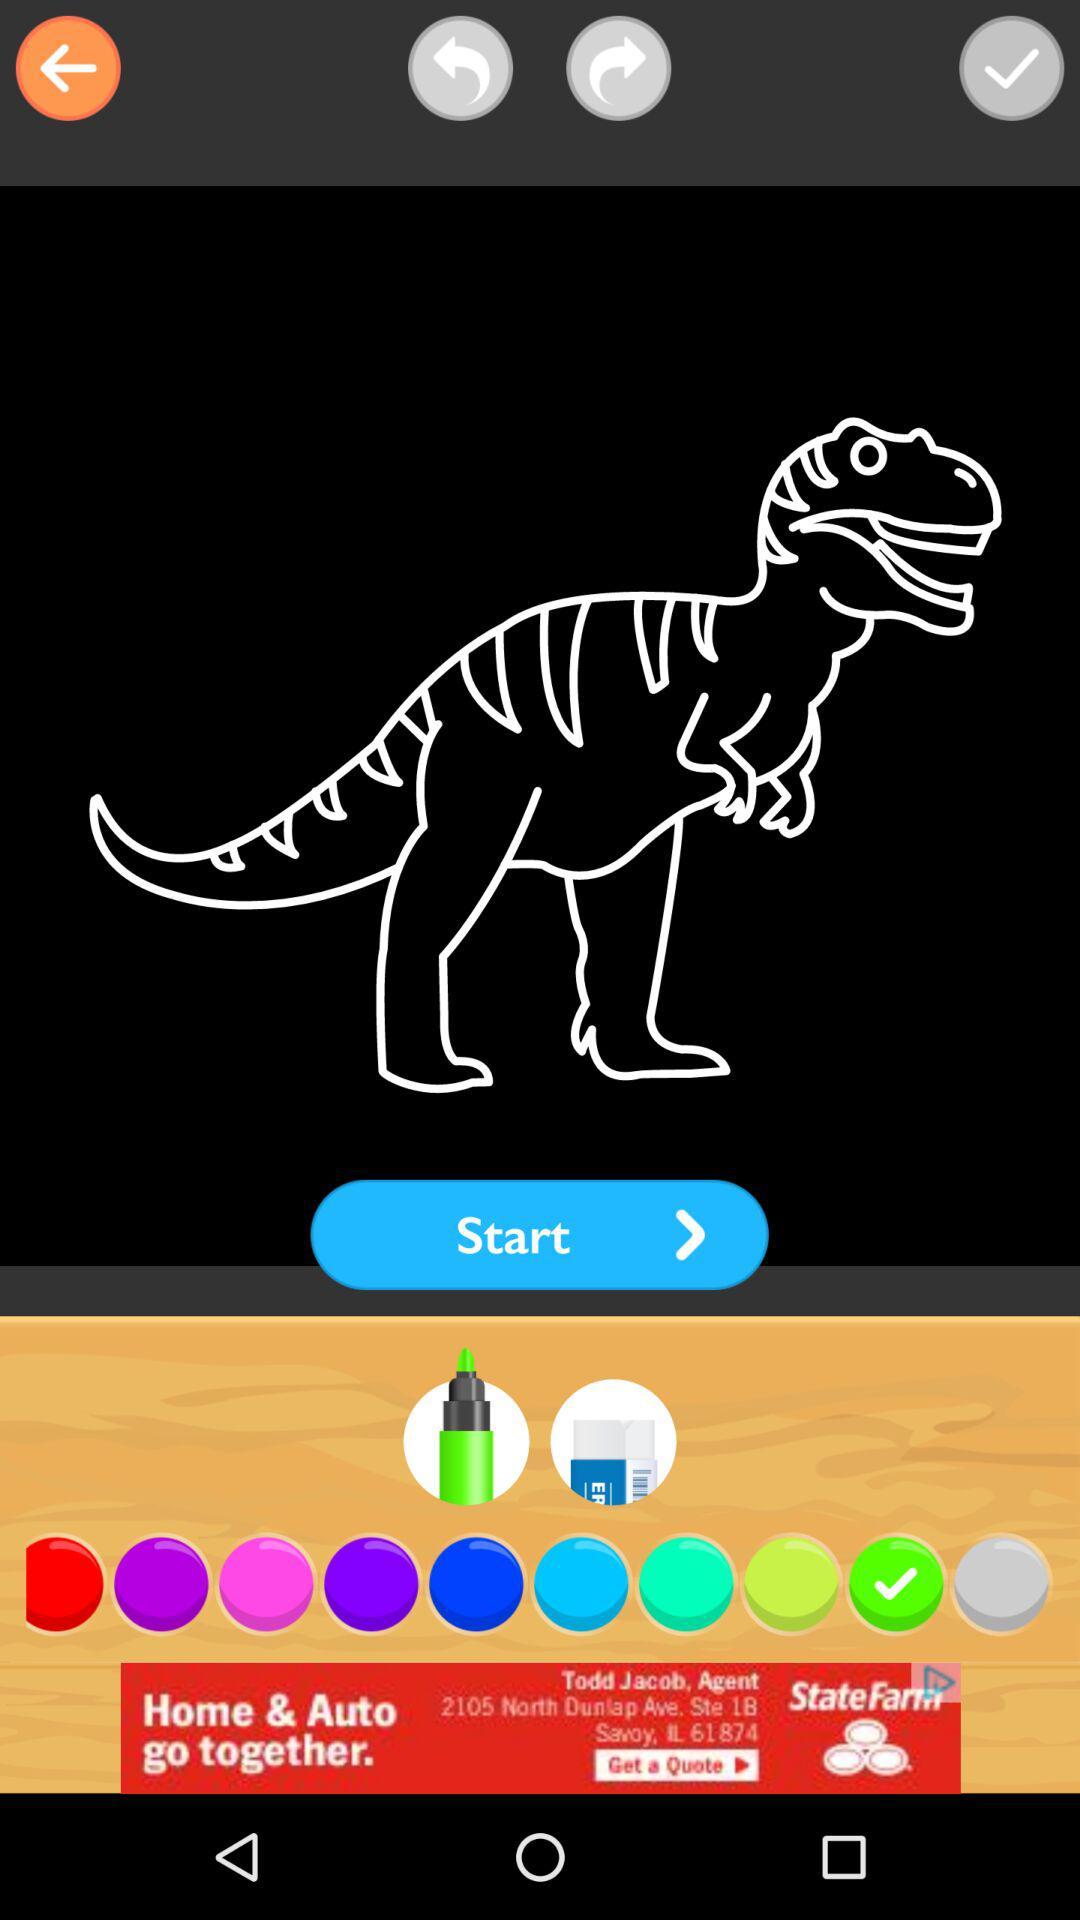 Image resolution: width=1080 pixels, height=1920 pixels. I want to click on shows forward option, so click(617, 68).